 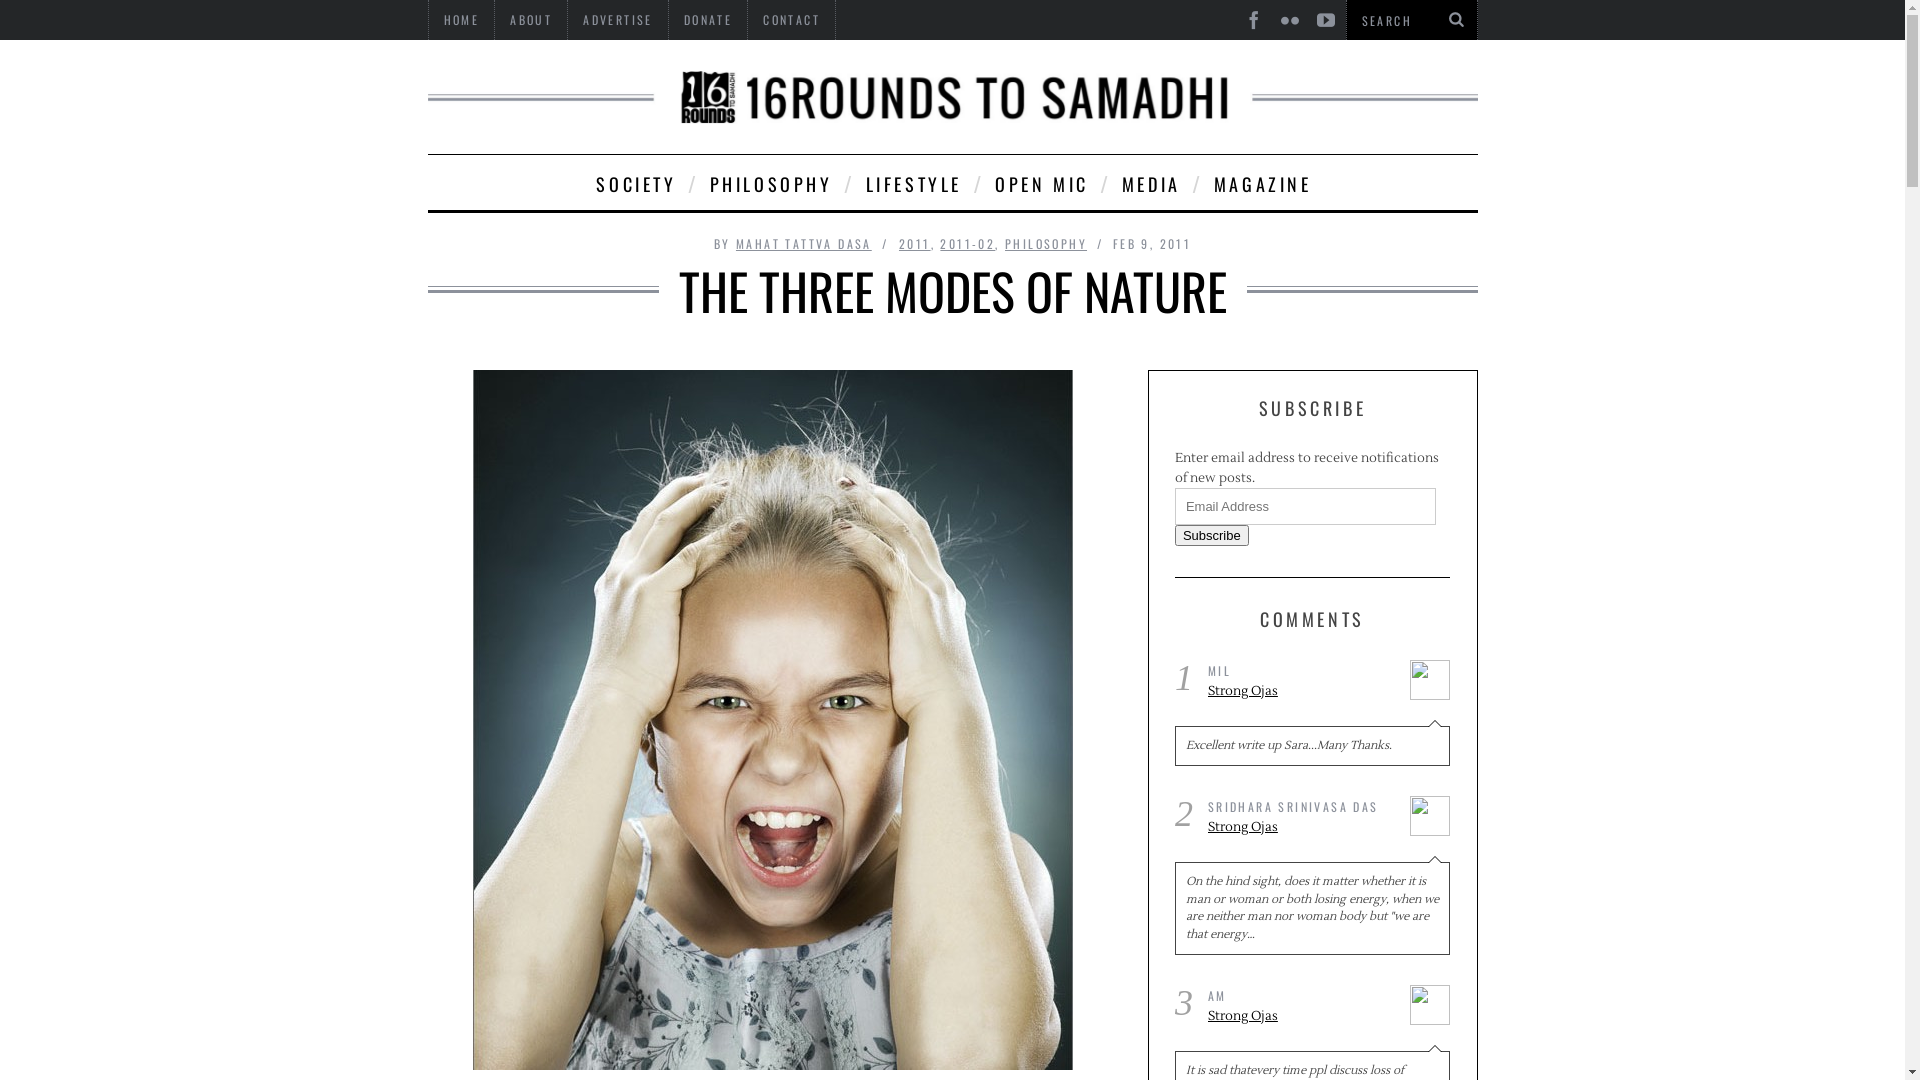 What do you see at coordinates (633, 182) in the screenshot?
I see `'SOCIETY'` at bounding box center [633, 182].